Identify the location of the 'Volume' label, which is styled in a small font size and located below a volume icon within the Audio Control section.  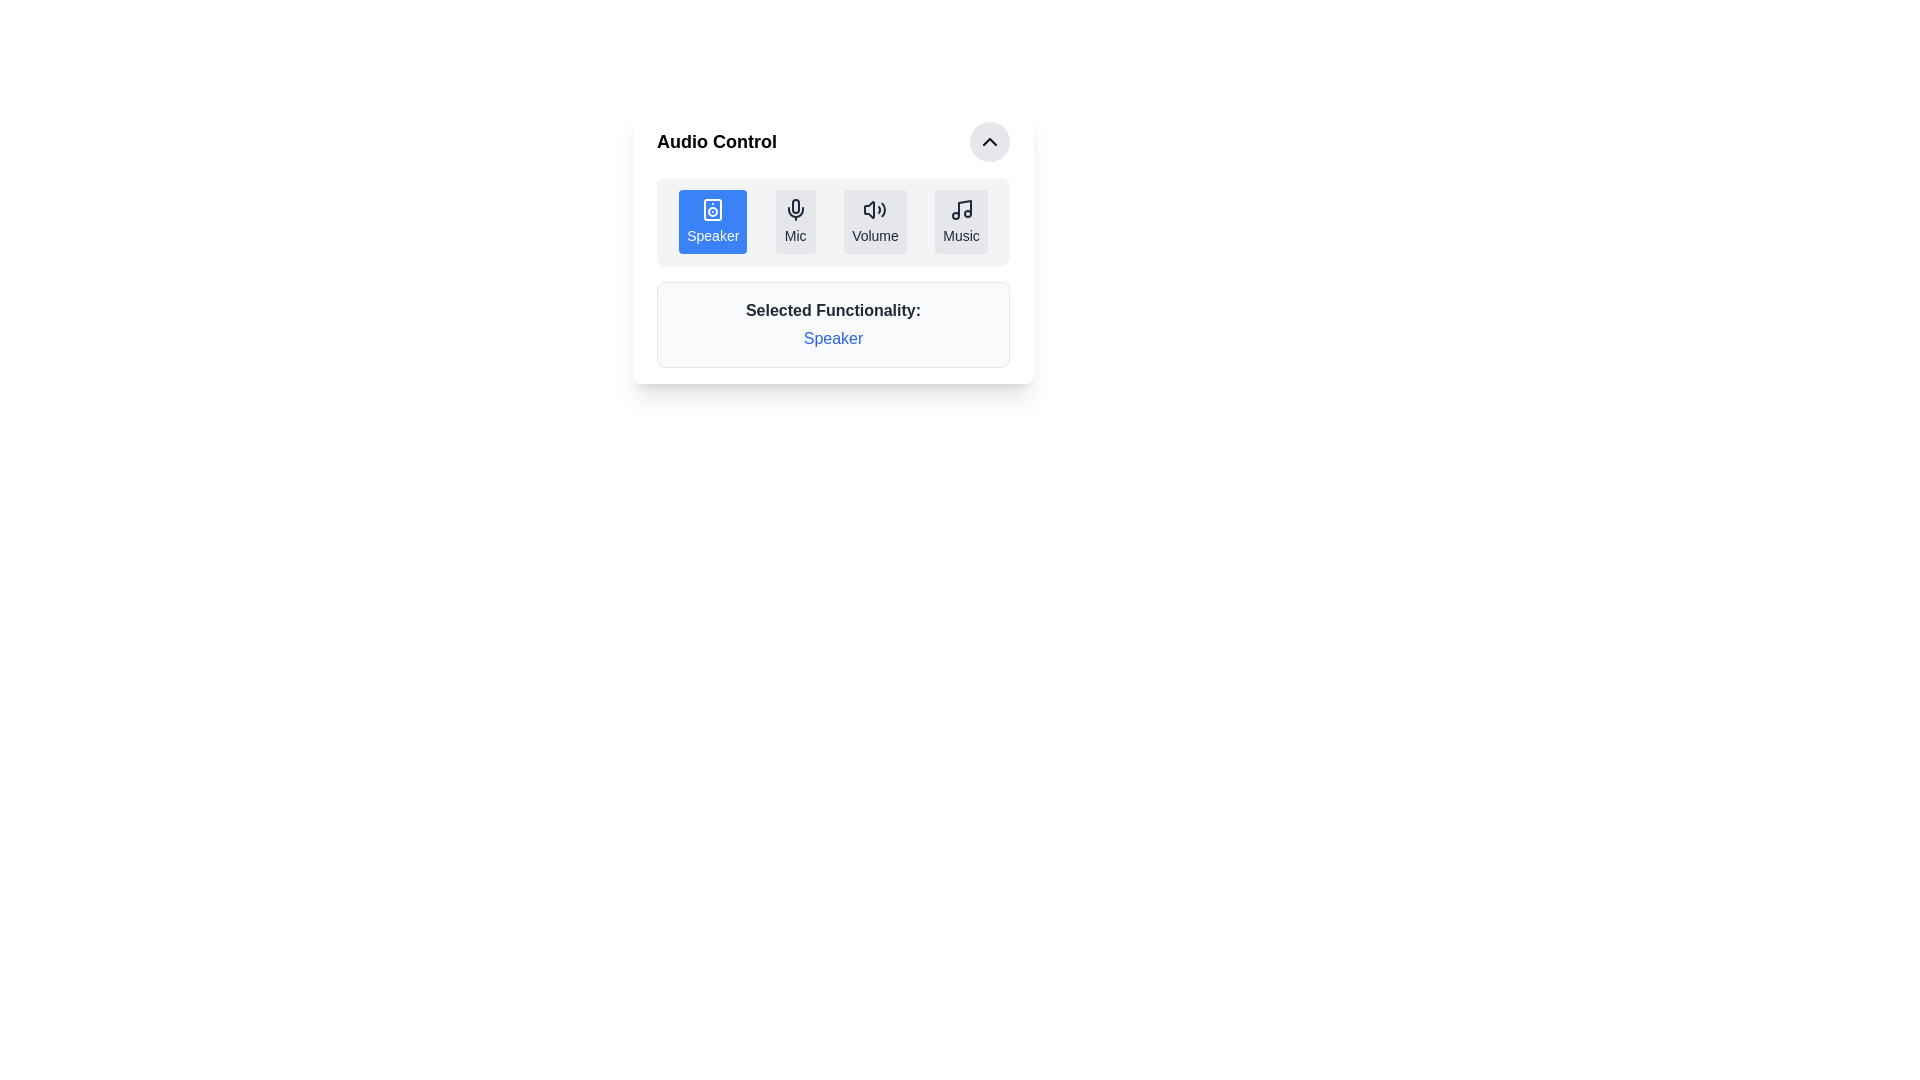
(875, 234).